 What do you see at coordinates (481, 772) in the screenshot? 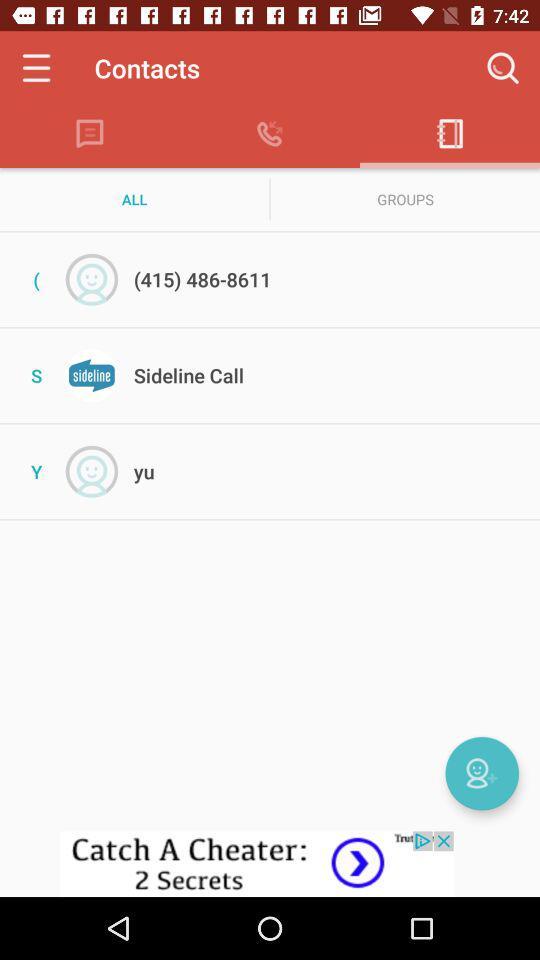
I see `webcam options` at bounding box center [481, 772].